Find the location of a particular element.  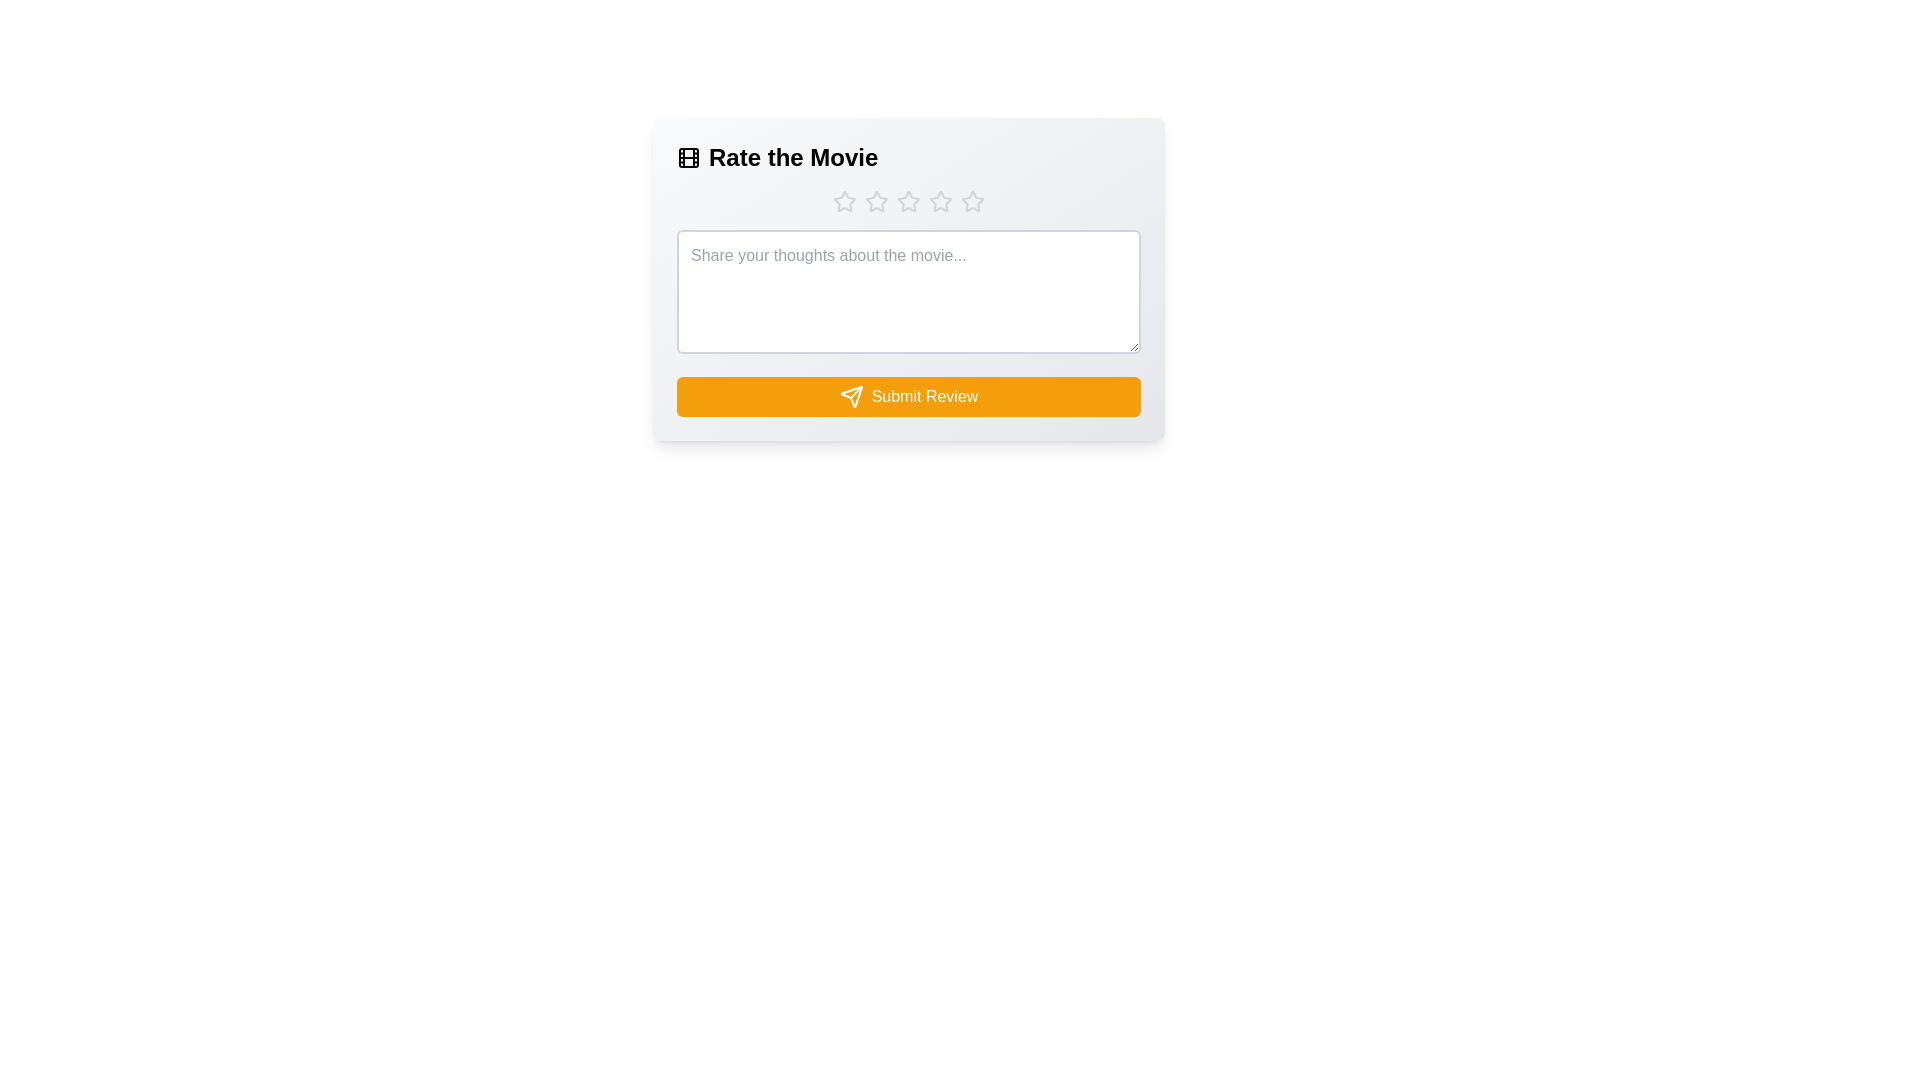

the movie rating to 5 stars by clicking on the corresponding star is located at coordinates (973, 201).